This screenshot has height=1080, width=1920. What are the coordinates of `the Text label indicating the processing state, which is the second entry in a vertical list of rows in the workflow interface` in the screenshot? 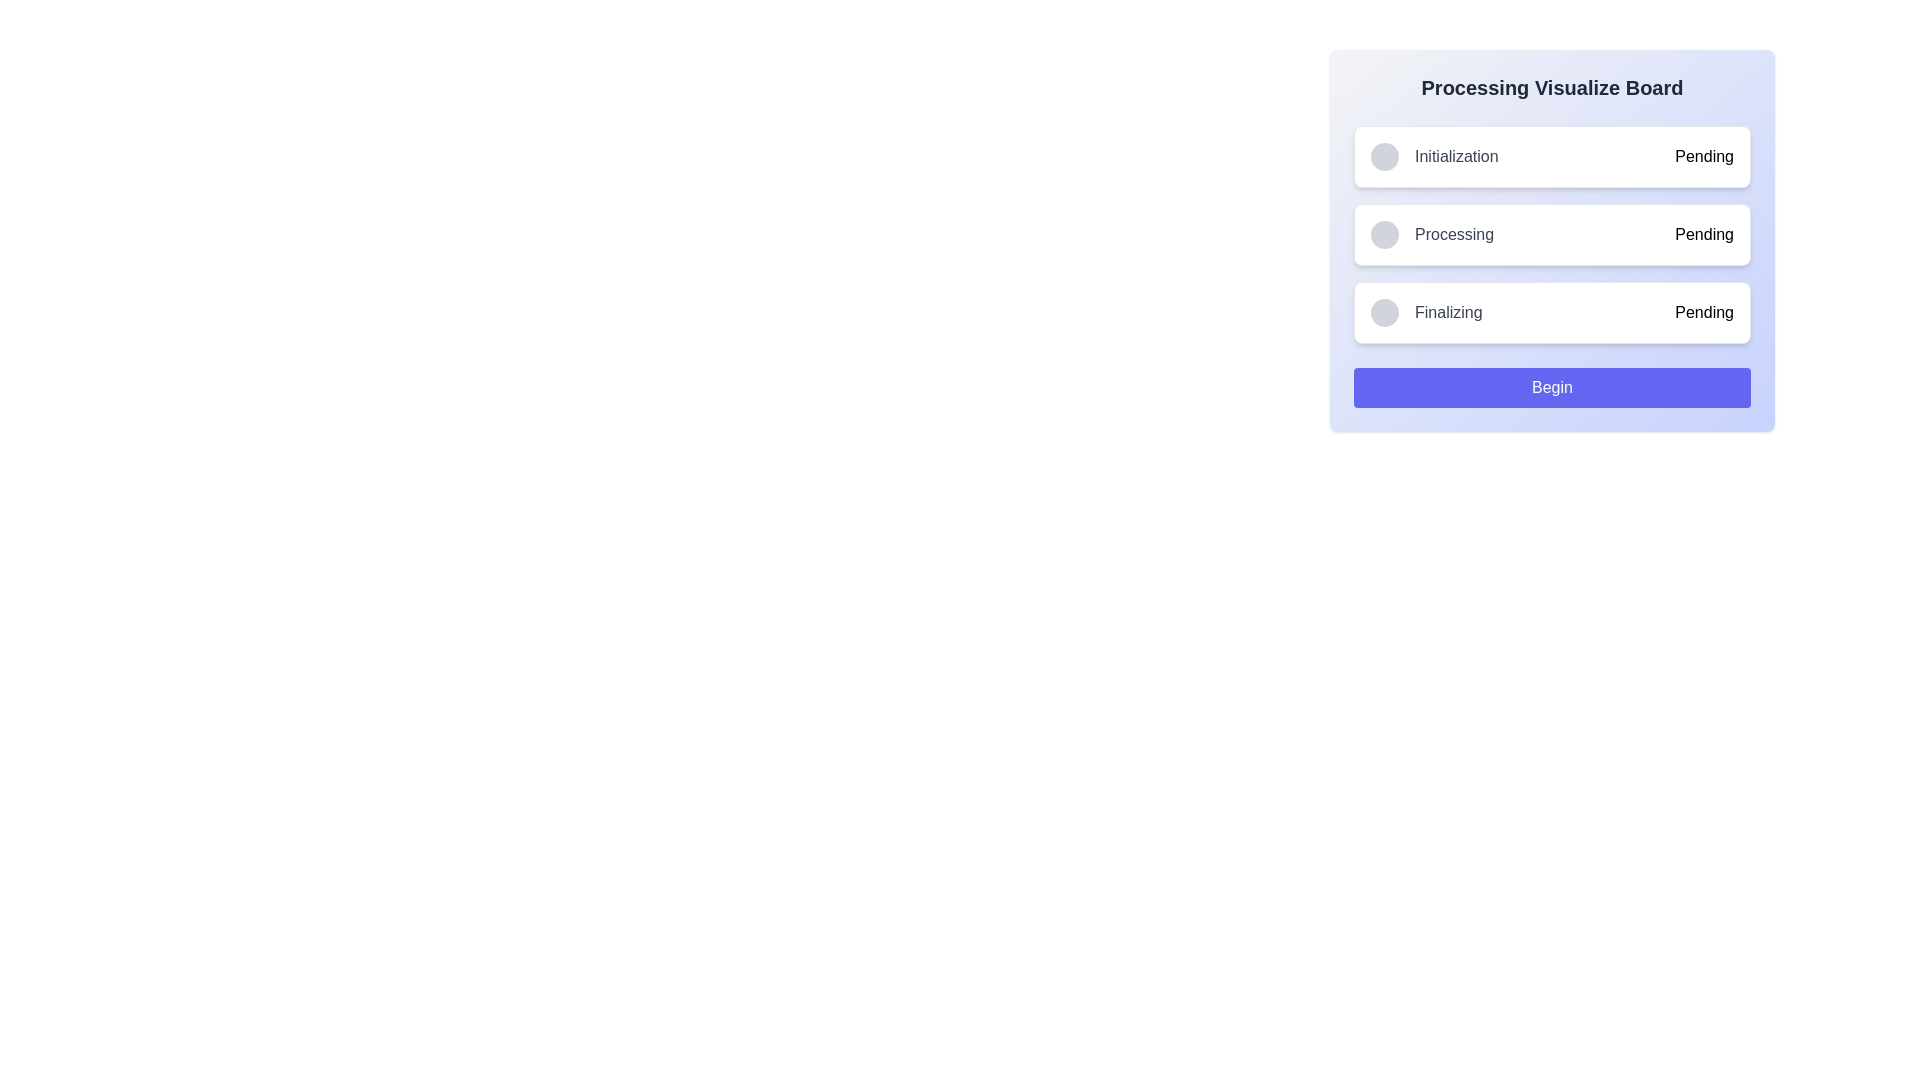 It's located at (1454, 234).